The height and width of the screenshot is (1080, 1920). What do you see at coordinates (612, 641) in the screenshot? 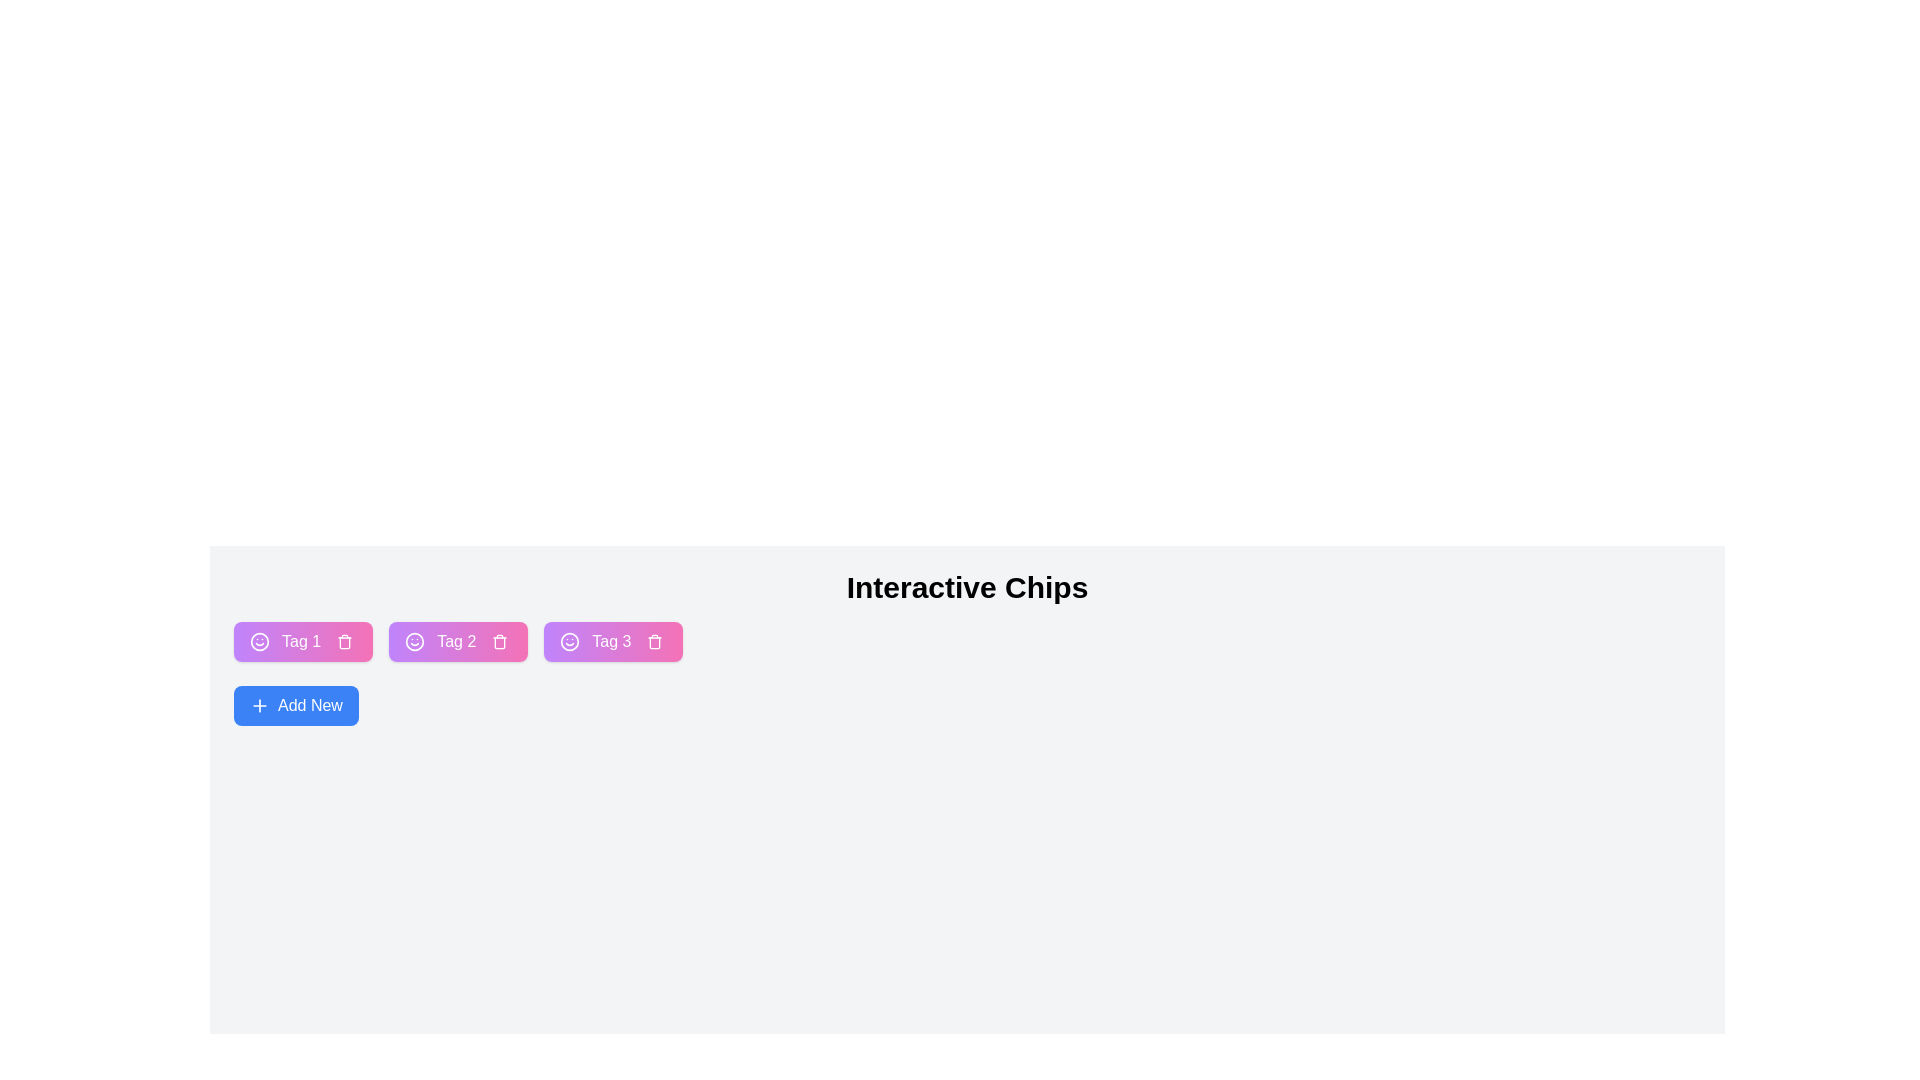
I see `the chip labeled Tag 3 to observe any visual changes` at bounding box center [612, 641].